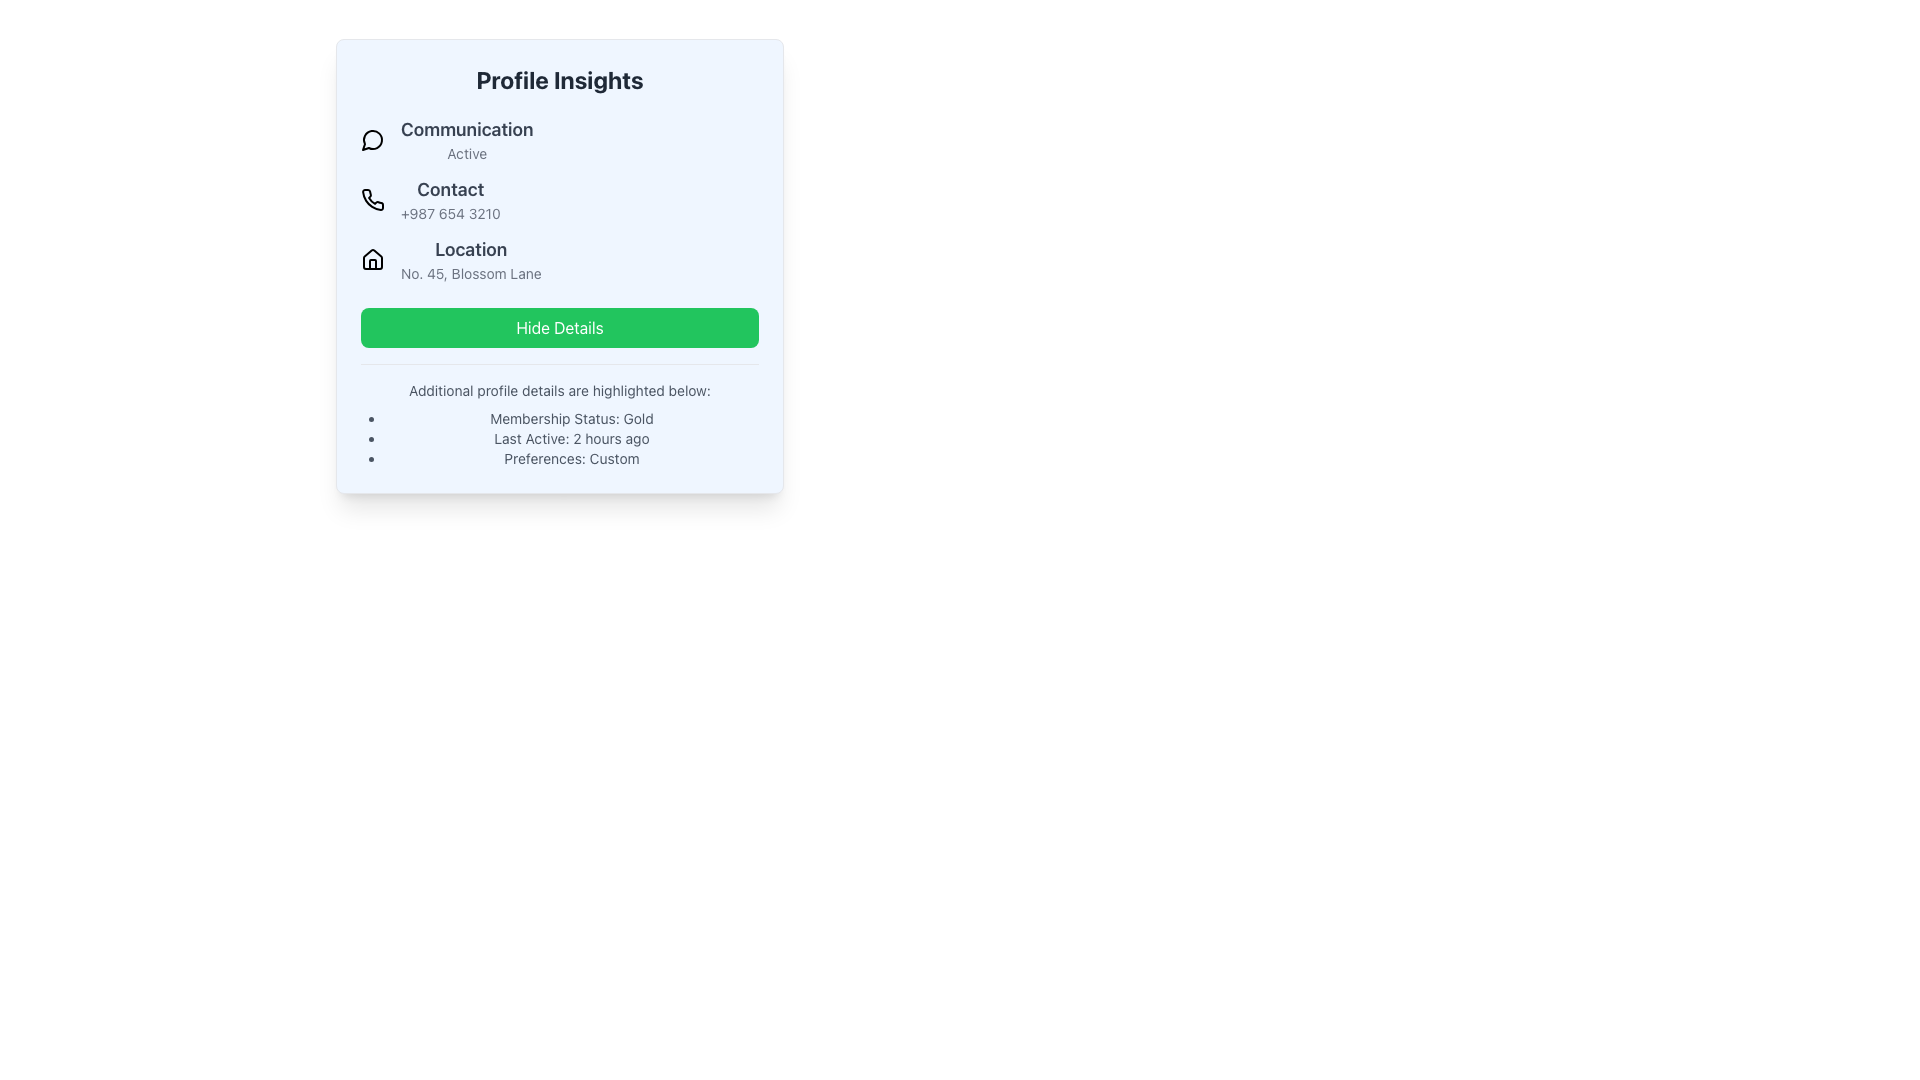  What do you see at coordinates (449, 213) in the screenshot?
I see `the text displaying the phone number '+987 654 3210' located below the 'Contact' label in the 'Profile Insights' card` at bounding box center [449, 213].